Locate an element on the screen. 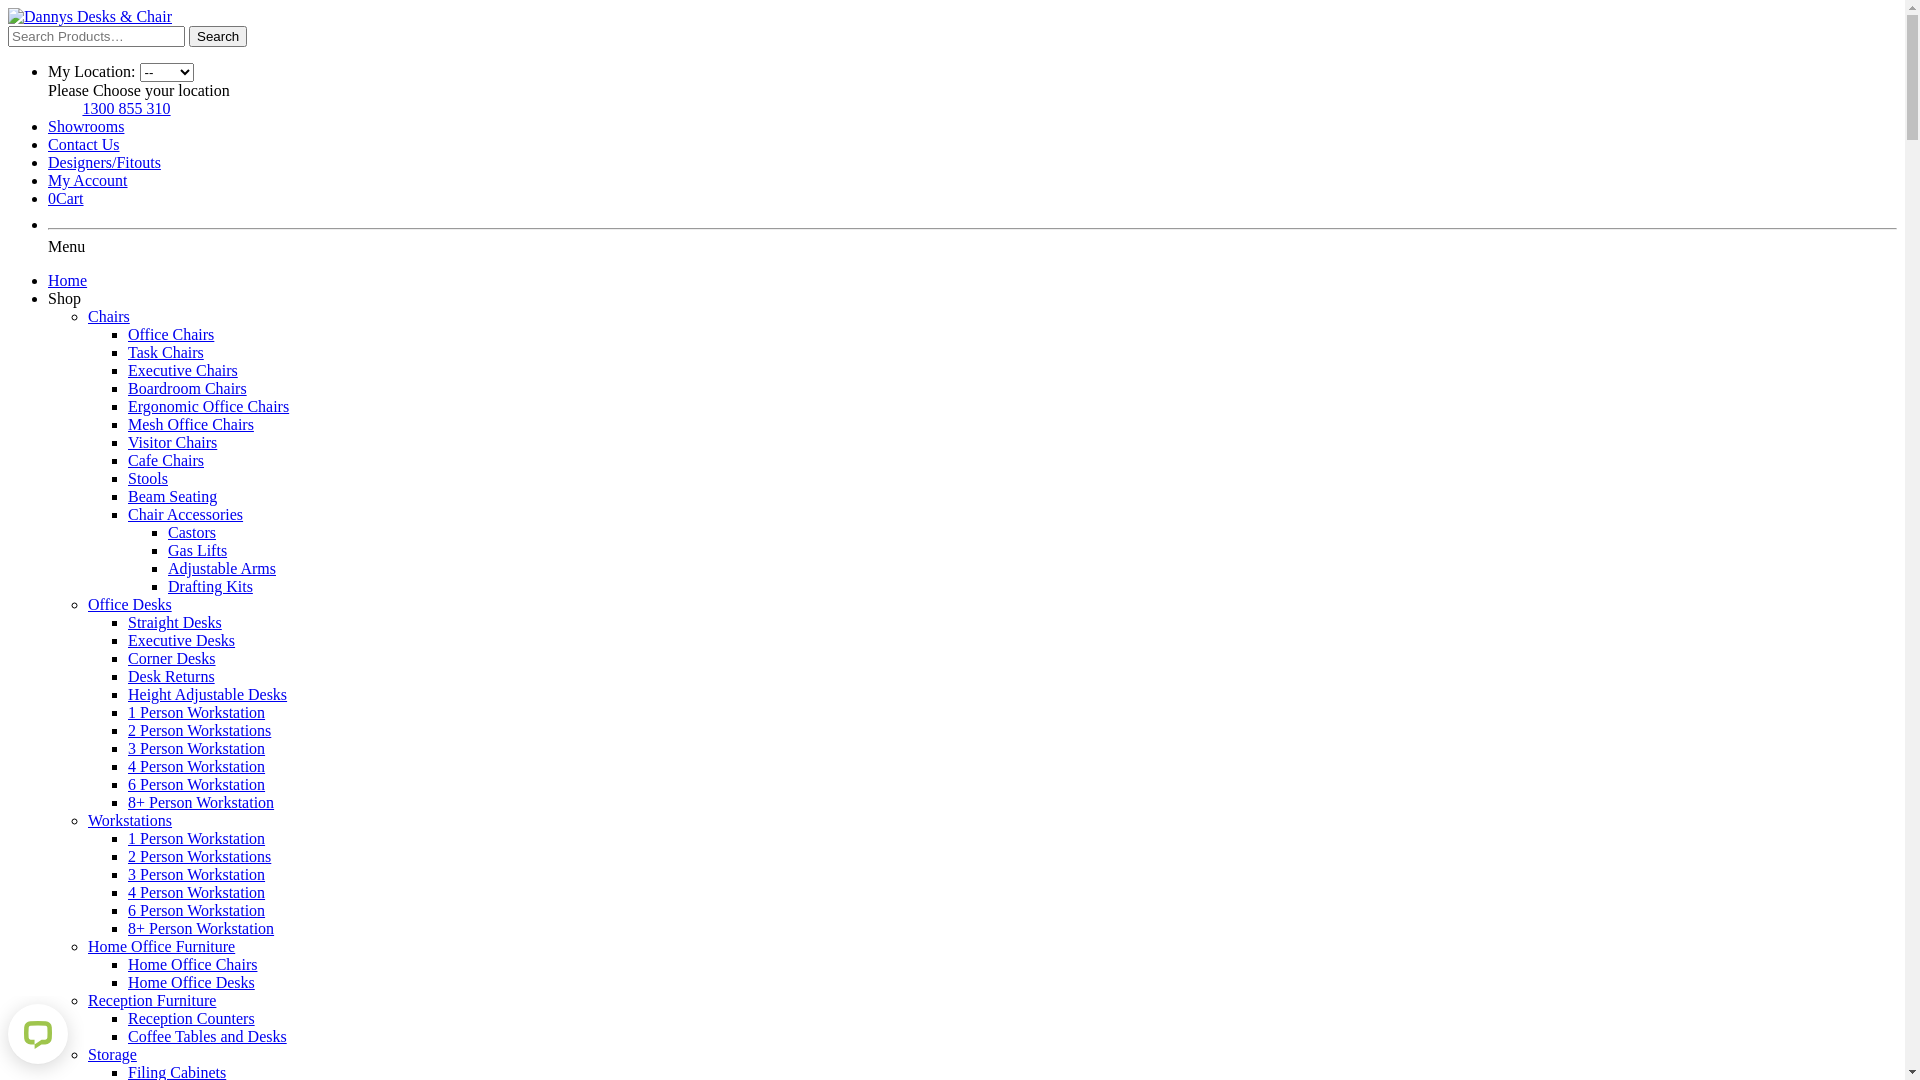  'Chair Accessories' is located at coordinates (185, 513).